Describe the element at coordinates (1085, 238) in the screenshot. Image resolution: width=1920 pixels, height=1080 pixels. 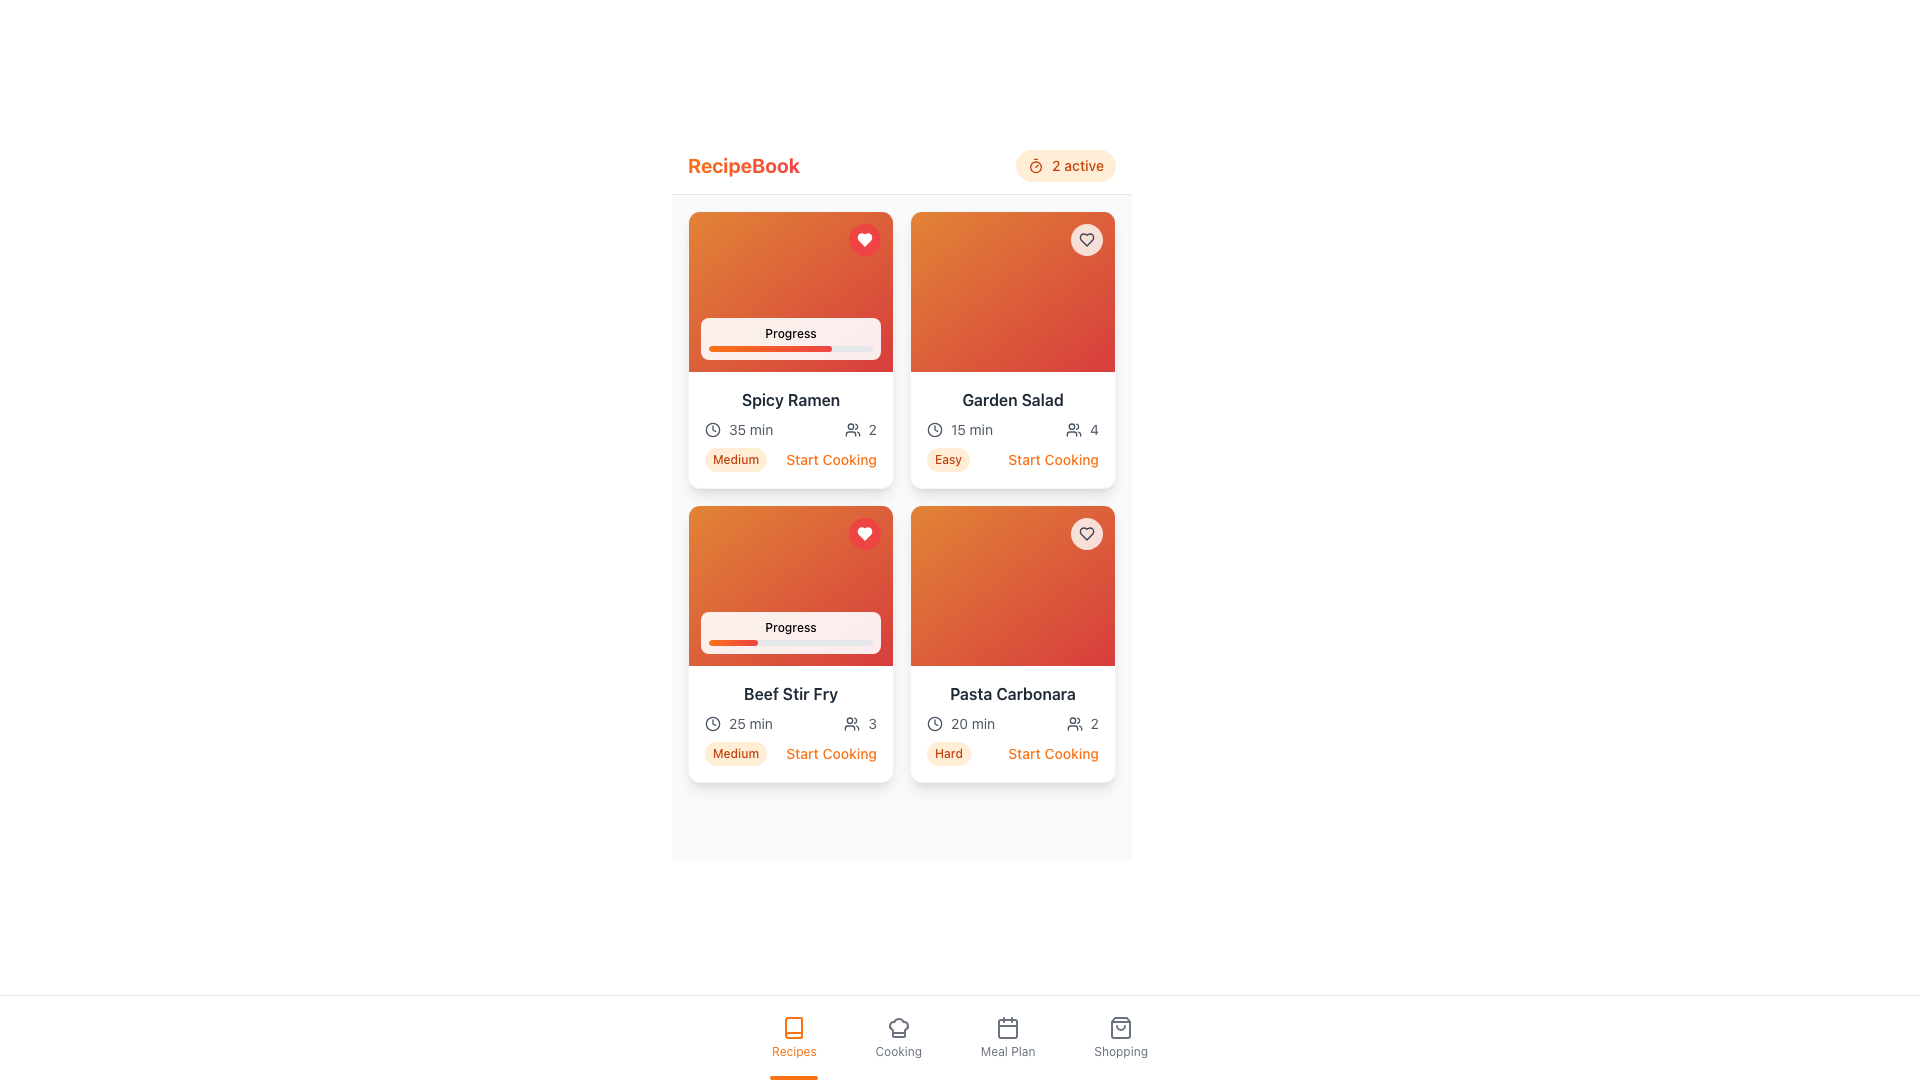
I see `the favorite button located at the top-right corner of the 'Garden Salad' card in the grid layout to mark it as a favorite item` at that location.